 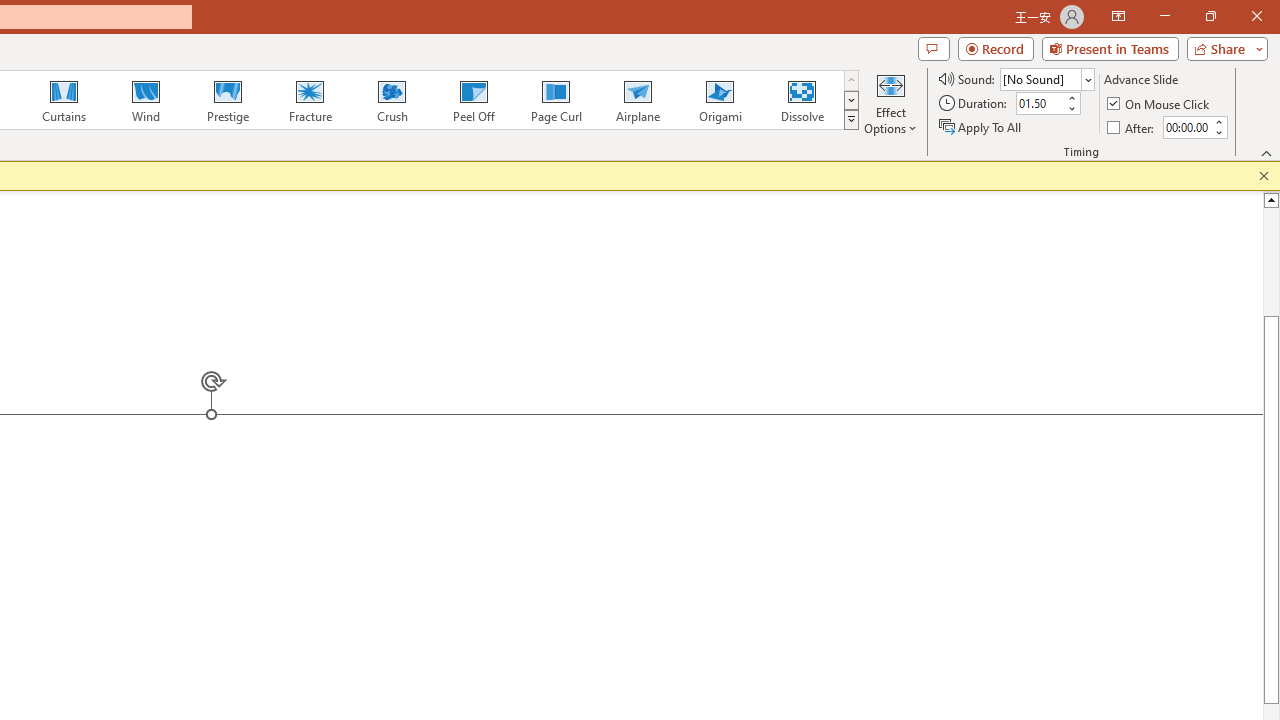 What do you see at coordinates (391, 100) in the screenshot?
I see `'Crush'` at bounding box center [391, 100].